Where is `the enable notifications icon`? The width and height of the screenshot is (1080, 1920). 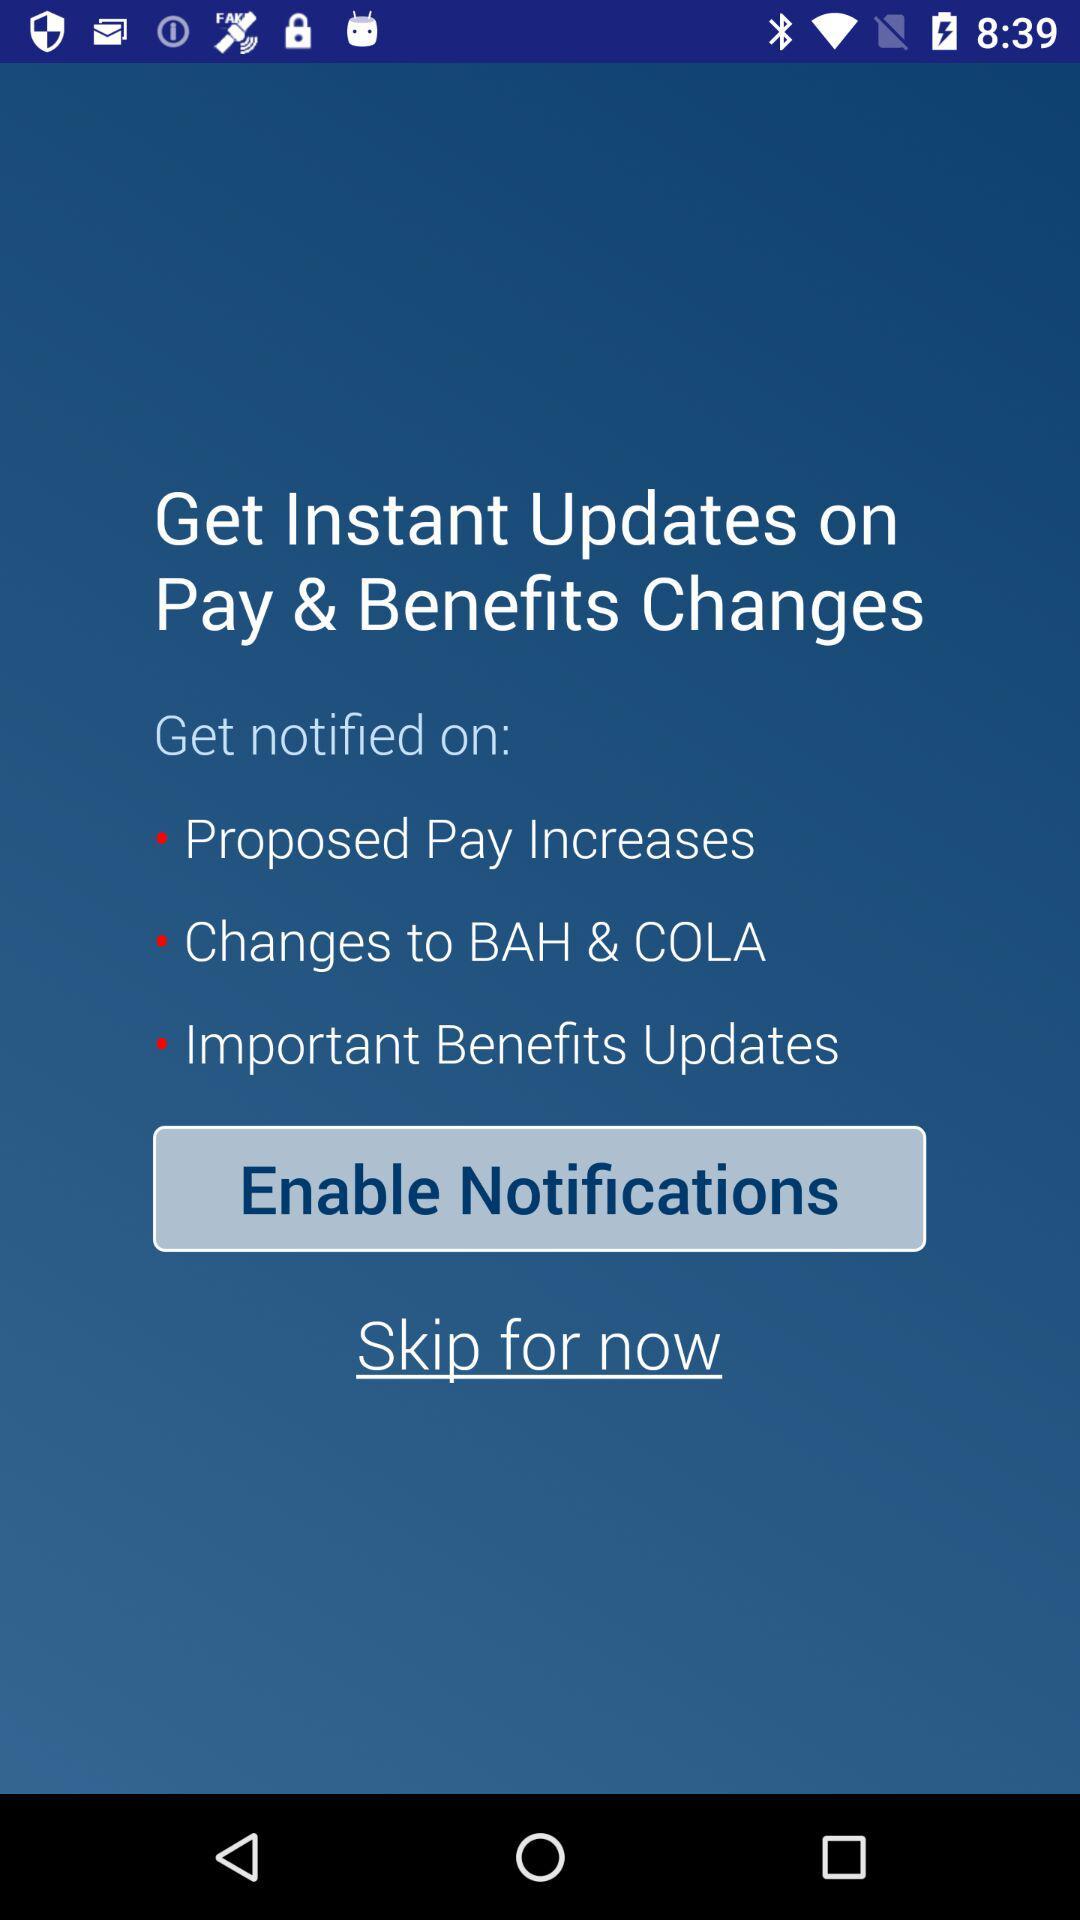
the enable notifications icon is located at coordinates (538, 1188).